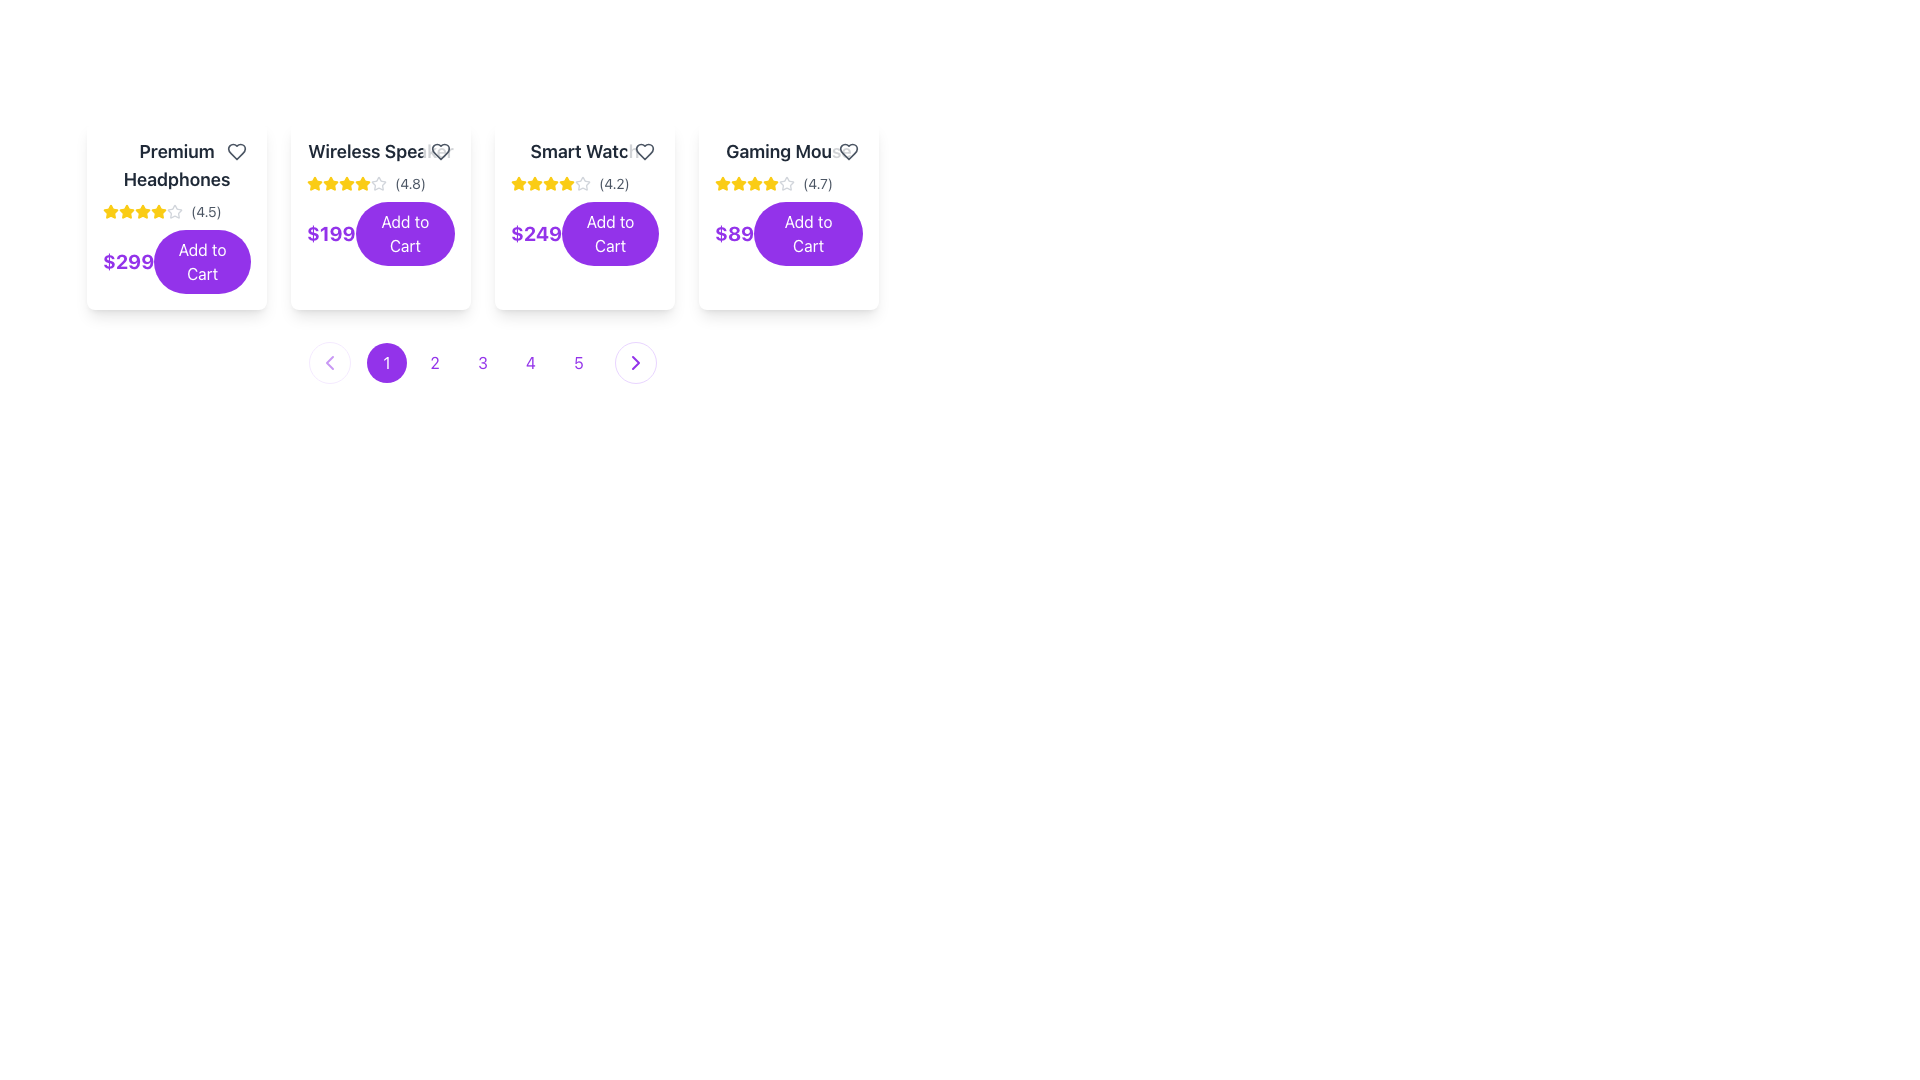  What do you see at coordinates (818, 184) in the screenshot?
I see `rating score displayed in the static text label for the 'Gaming Mouse' product, which is located on the rightmost side of the product listing` at bounding box center [818, 184].